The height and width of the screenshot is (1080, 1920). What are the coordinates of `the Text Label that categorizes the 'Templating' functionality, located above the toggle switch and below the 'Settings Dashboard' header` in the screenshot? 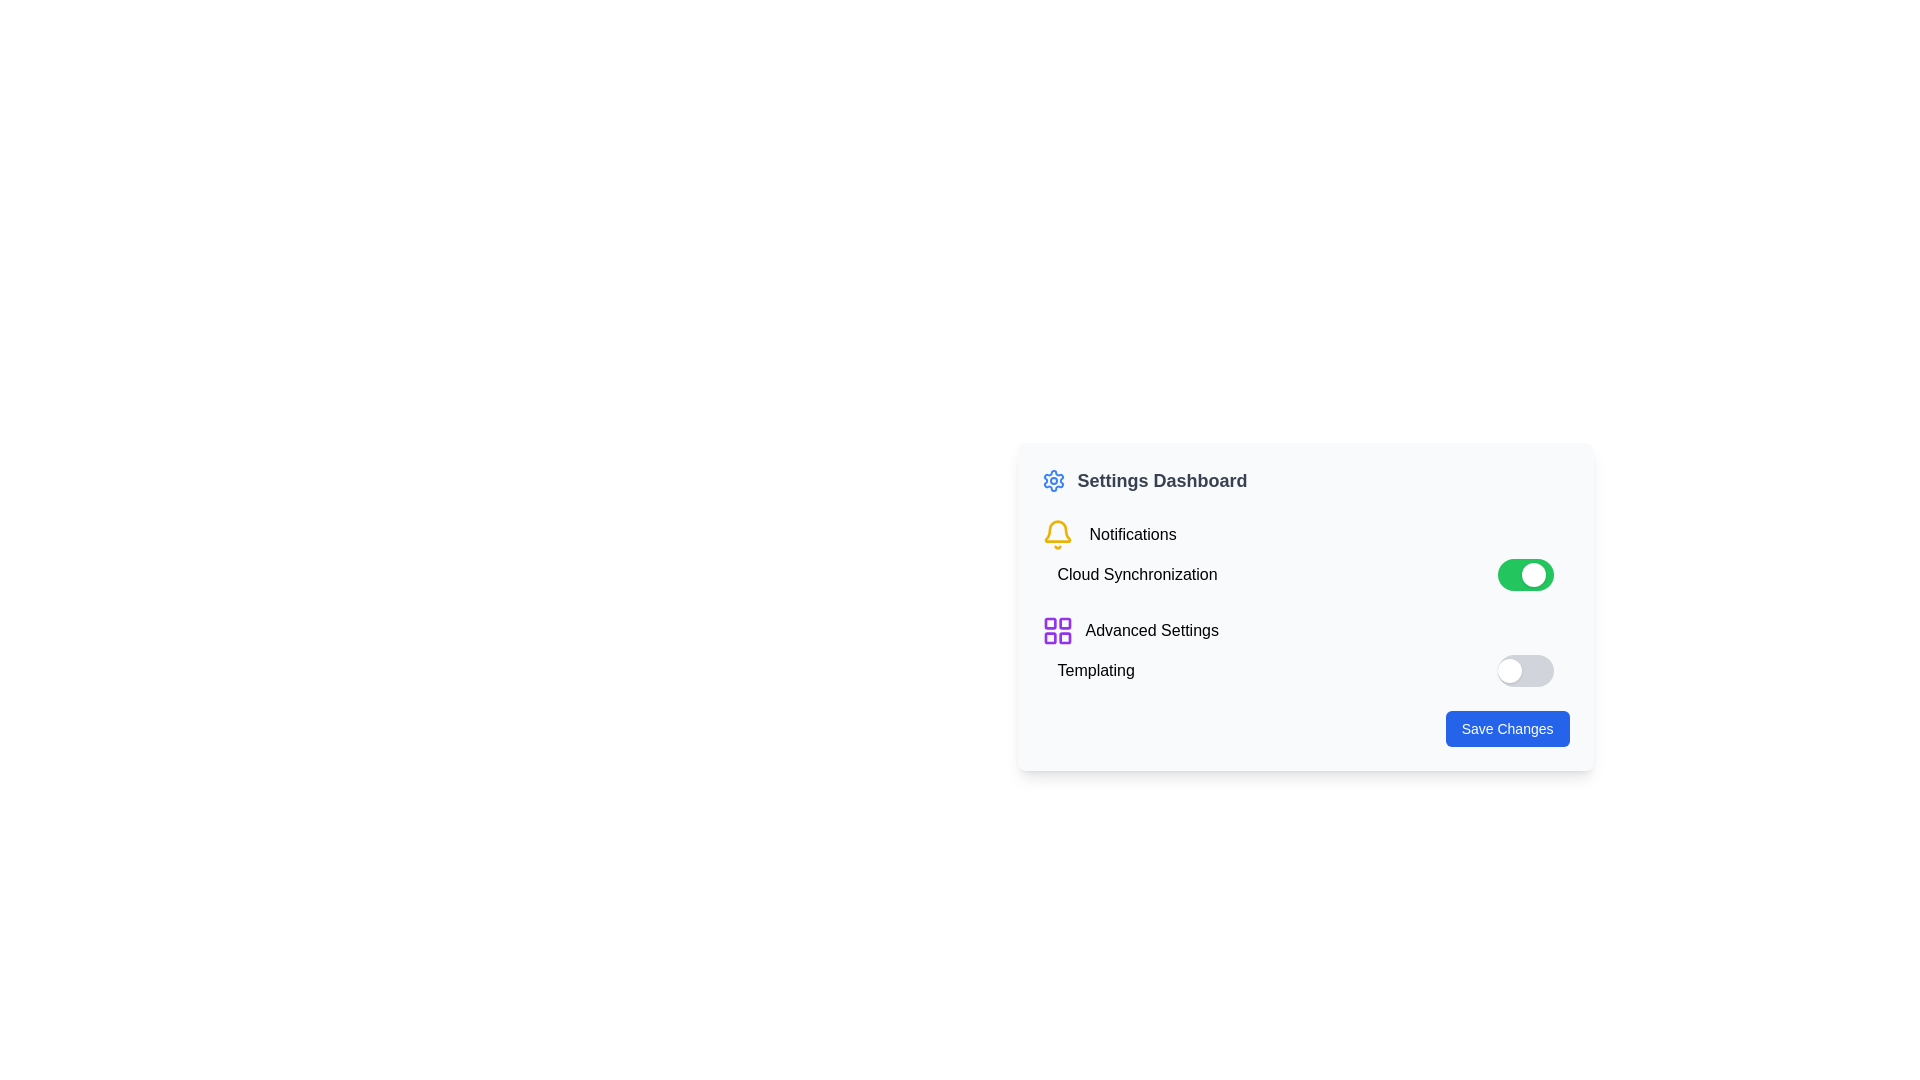 It's located at (1095, 671).